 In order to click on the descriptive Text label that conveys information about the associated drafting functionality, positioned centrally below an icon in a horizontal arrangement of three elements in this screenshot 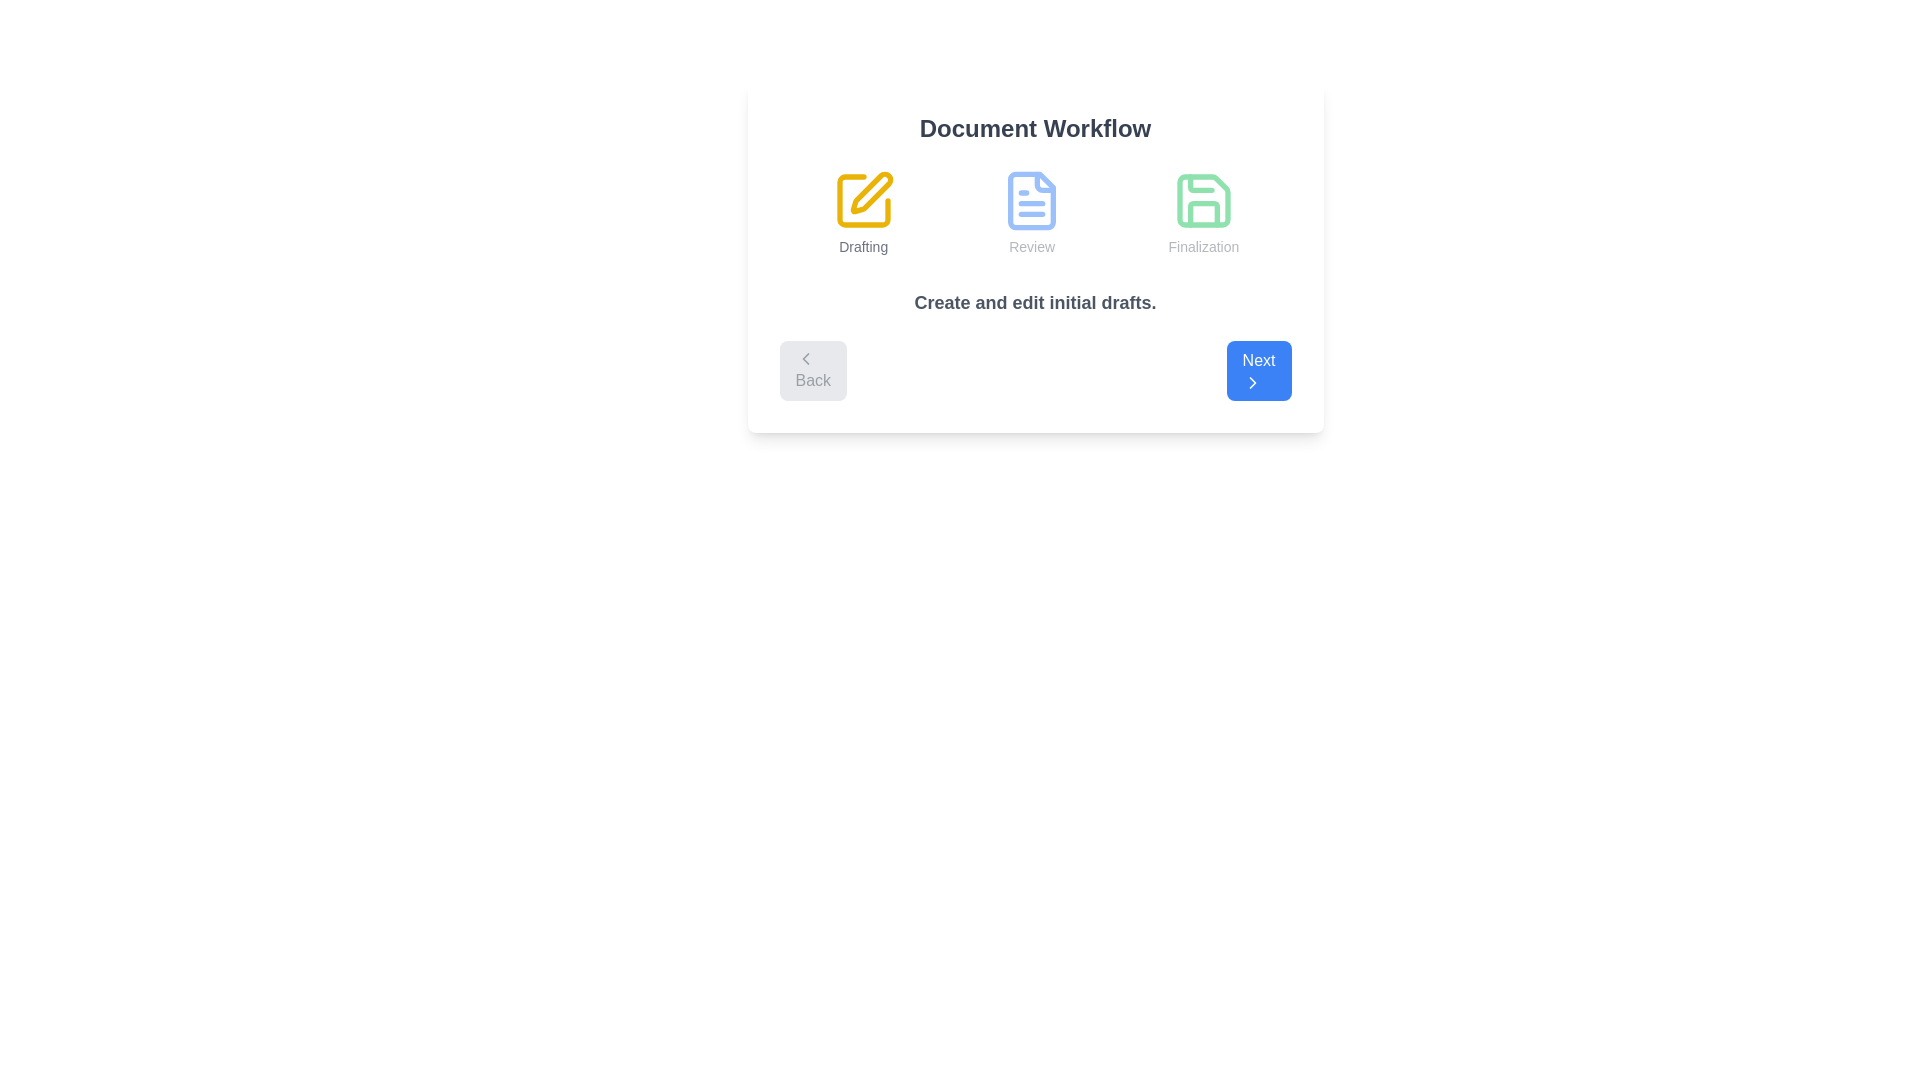, I will do `click(863, 245)`.